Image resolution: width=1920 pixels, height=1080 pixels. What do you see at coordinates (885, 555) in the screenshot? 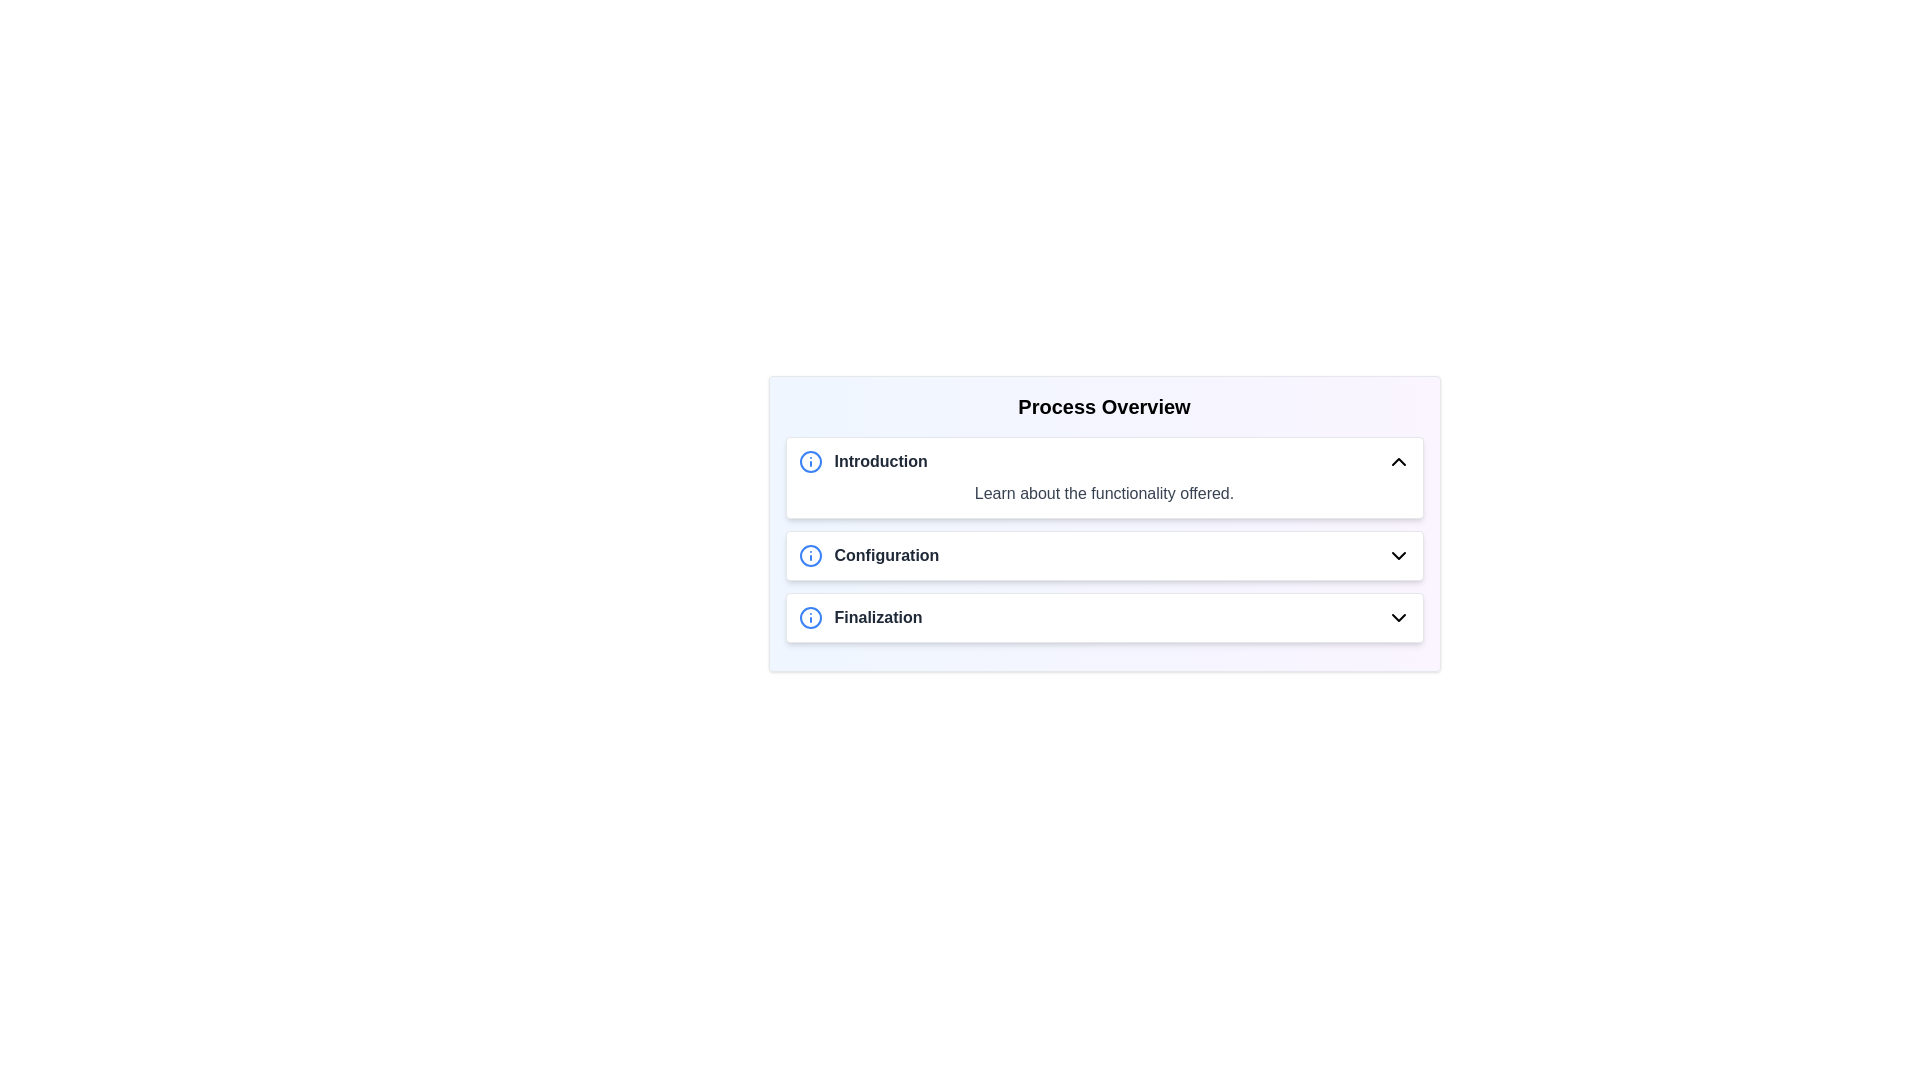
I see `the 'Configuration' text label, which is displayed in bold gray font and located in the 'Process Overview' panel between the 'Introduction' and 'Finalization' sections` at bounding box center [885, 555].